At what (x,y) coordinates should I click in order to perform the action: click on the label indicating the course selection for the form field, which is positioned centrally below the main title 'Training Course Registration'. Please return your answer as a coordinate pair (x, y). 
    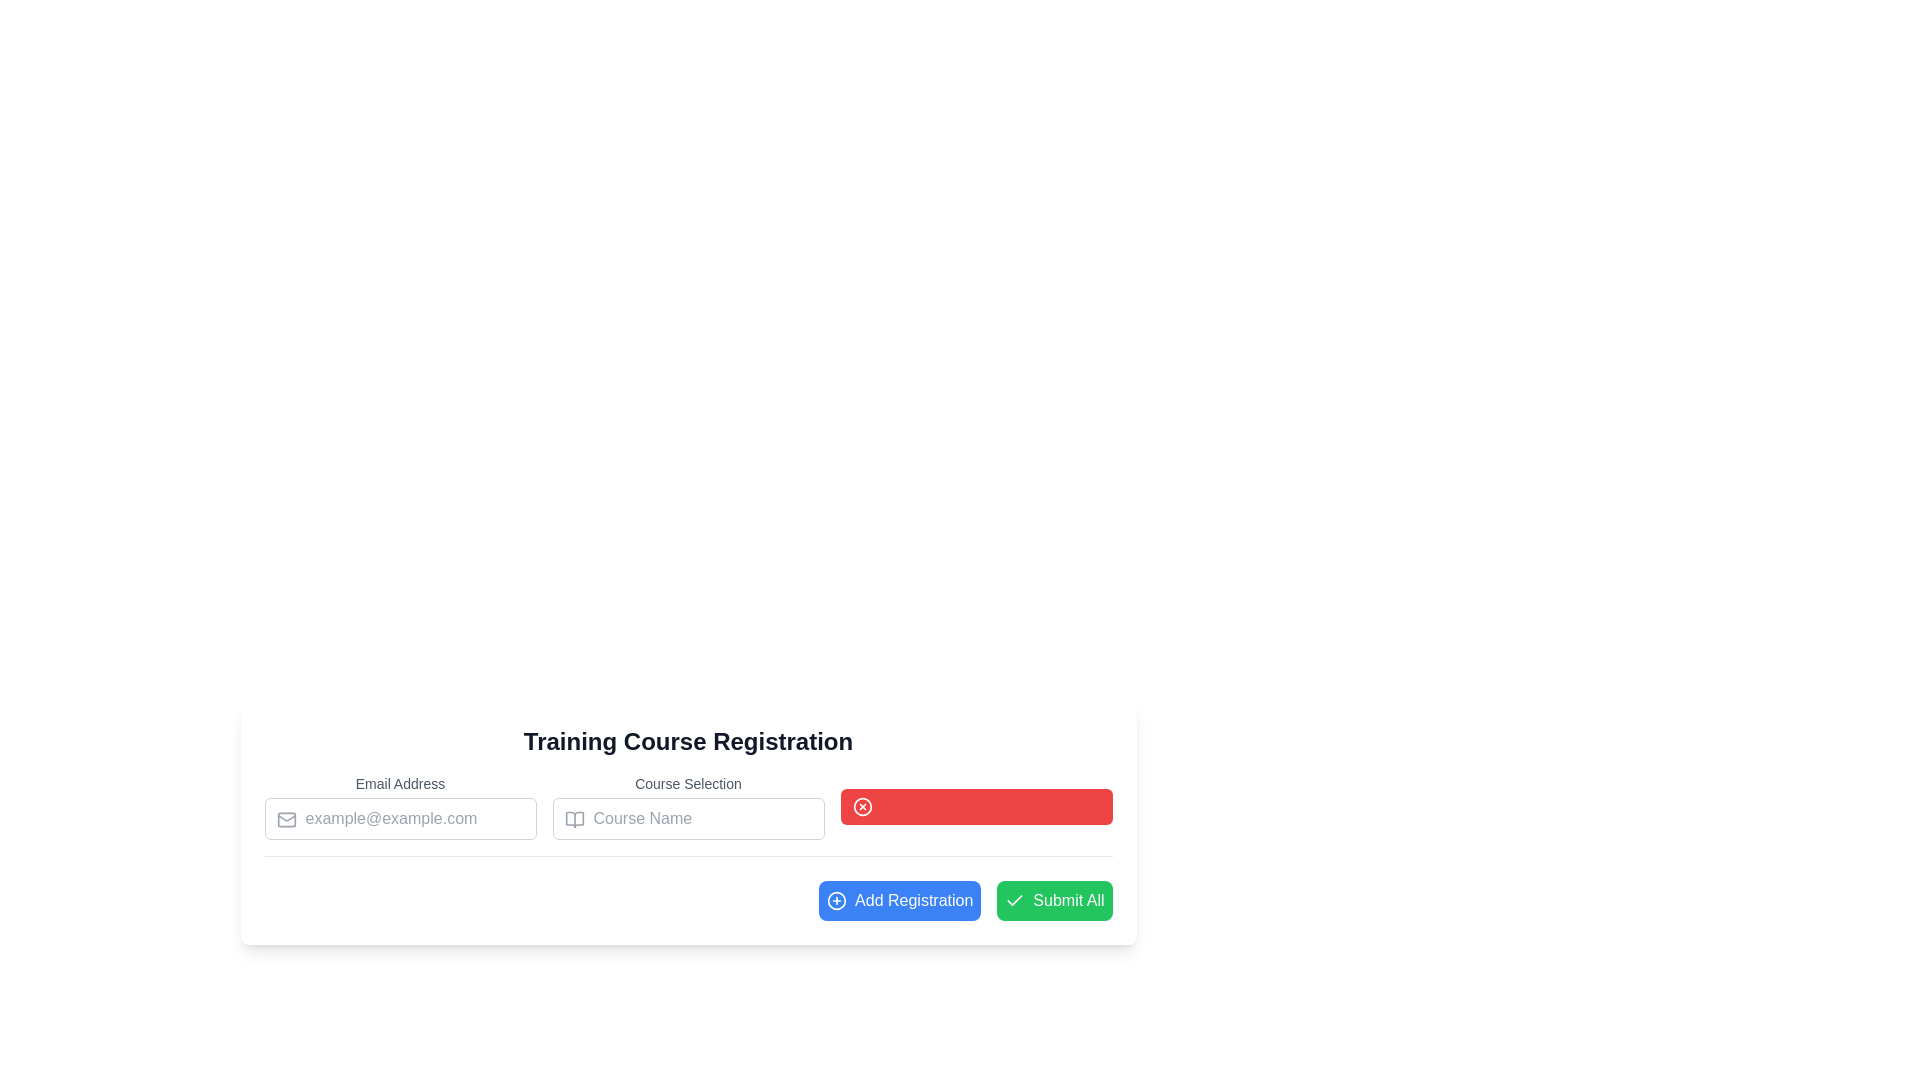
    Looking at the image, I should click on (688, 782).